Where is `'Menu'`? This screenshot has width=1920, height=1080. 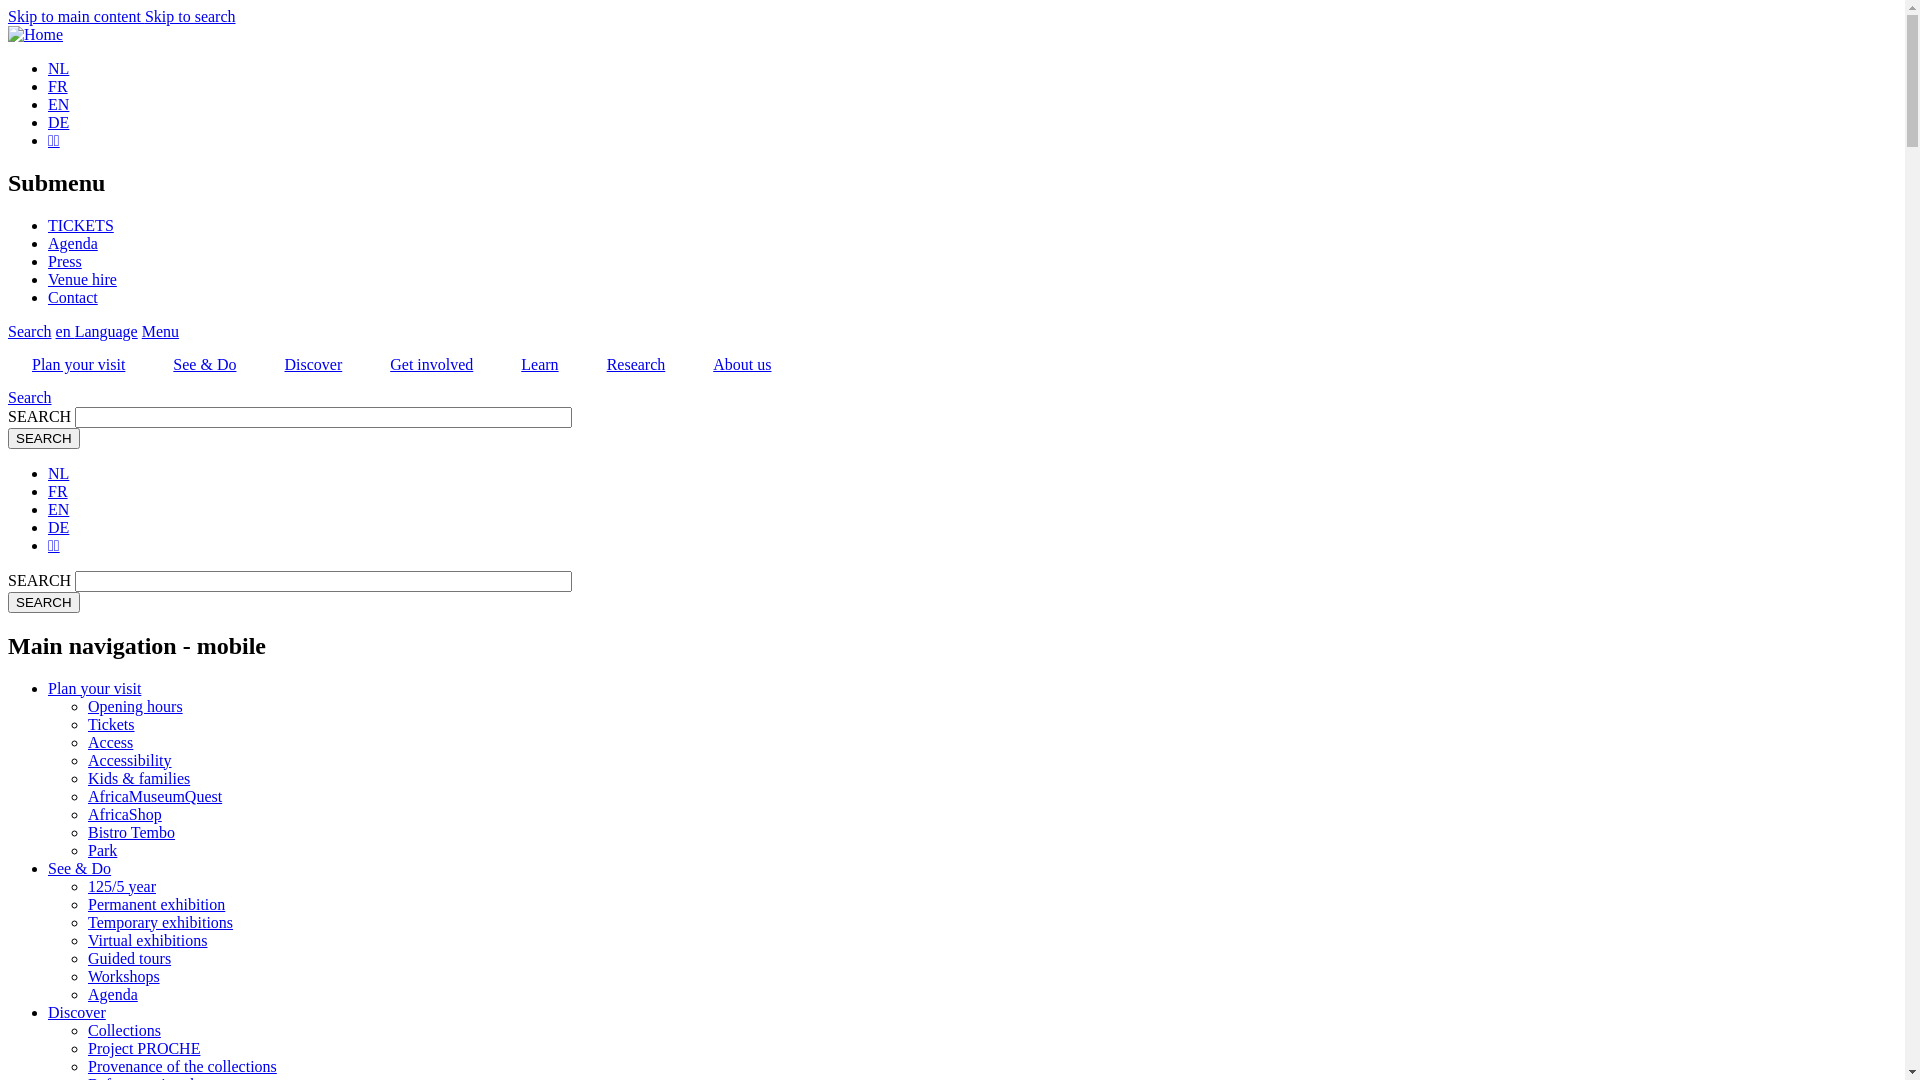
'Menu' is located at coordinates (160, 330).